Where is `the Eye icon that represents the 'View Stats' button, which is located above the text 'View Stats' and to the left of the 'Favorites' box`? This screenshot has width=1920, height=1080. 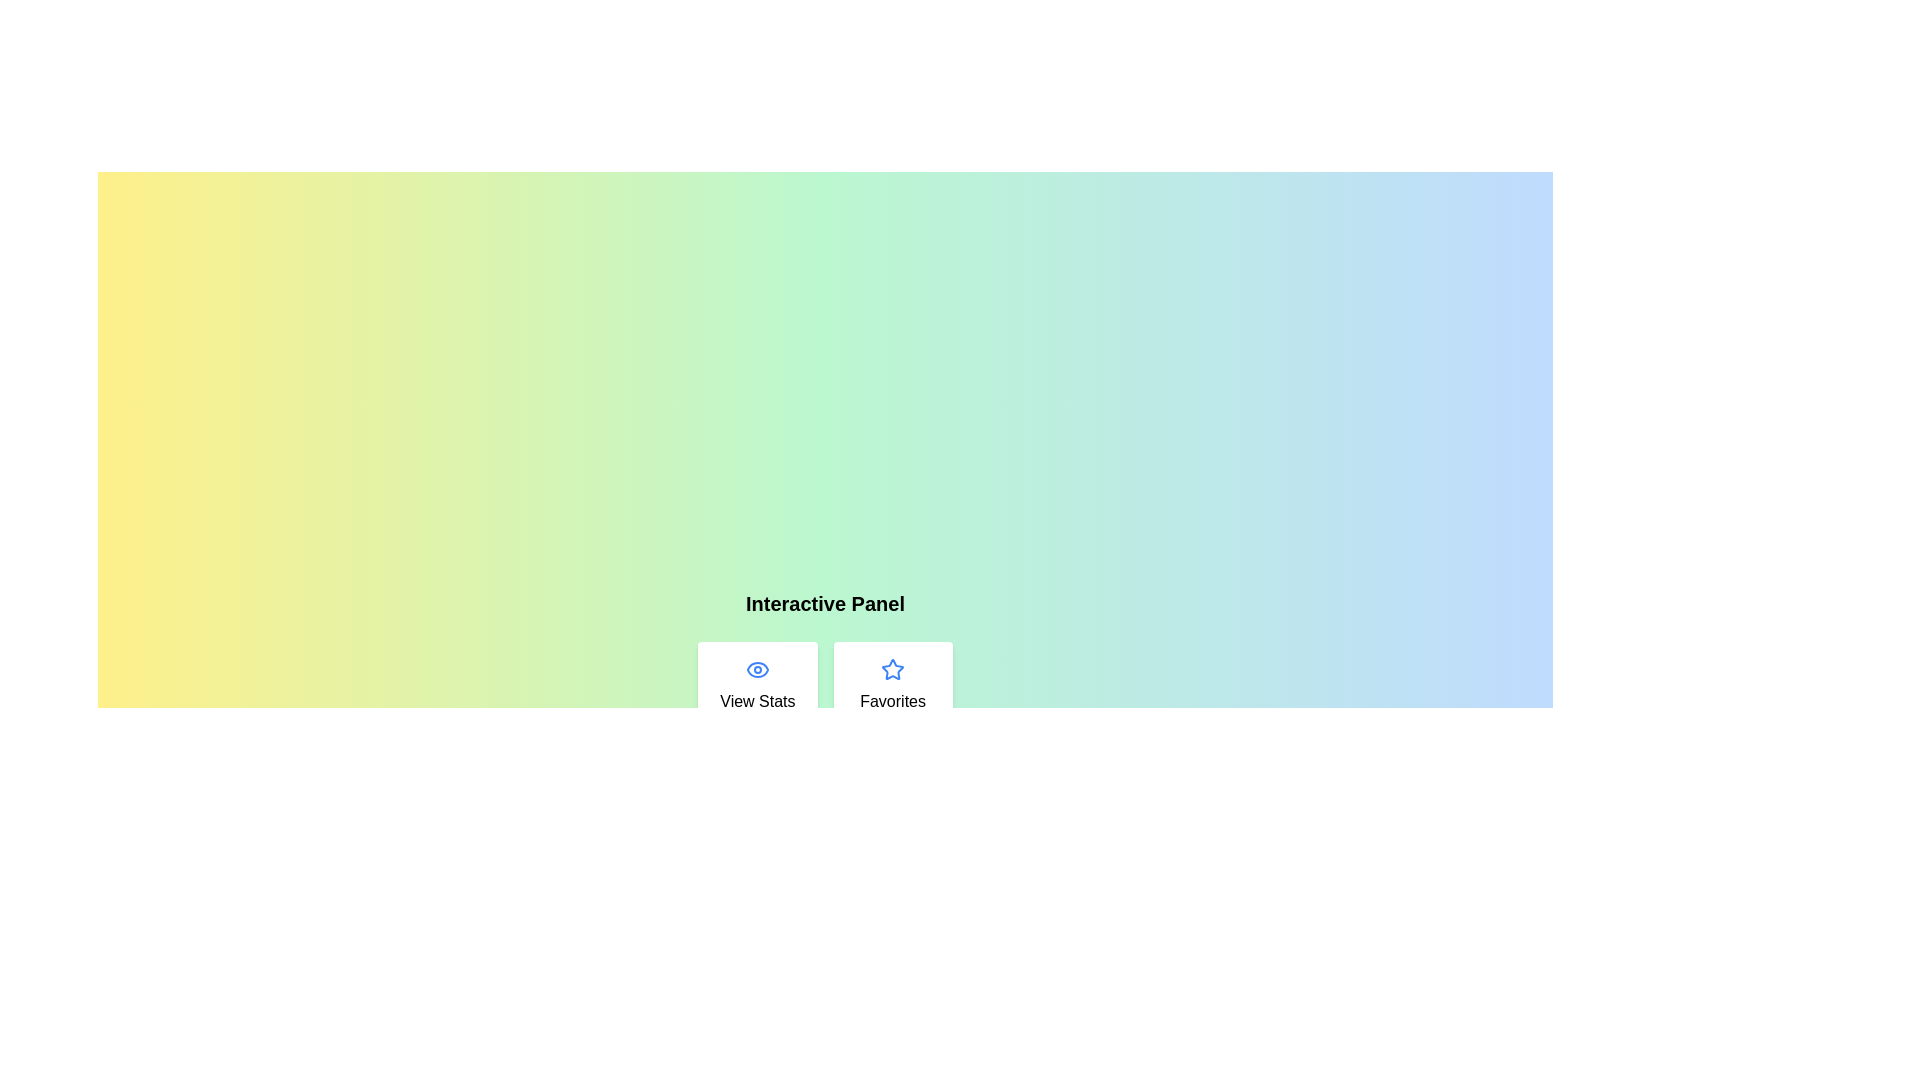
the Eye icon that represents the 'View Stats' button, which is located above the text 'View Stats' and to the left of the 'Favorites' box is located at coordinates (756, 670).